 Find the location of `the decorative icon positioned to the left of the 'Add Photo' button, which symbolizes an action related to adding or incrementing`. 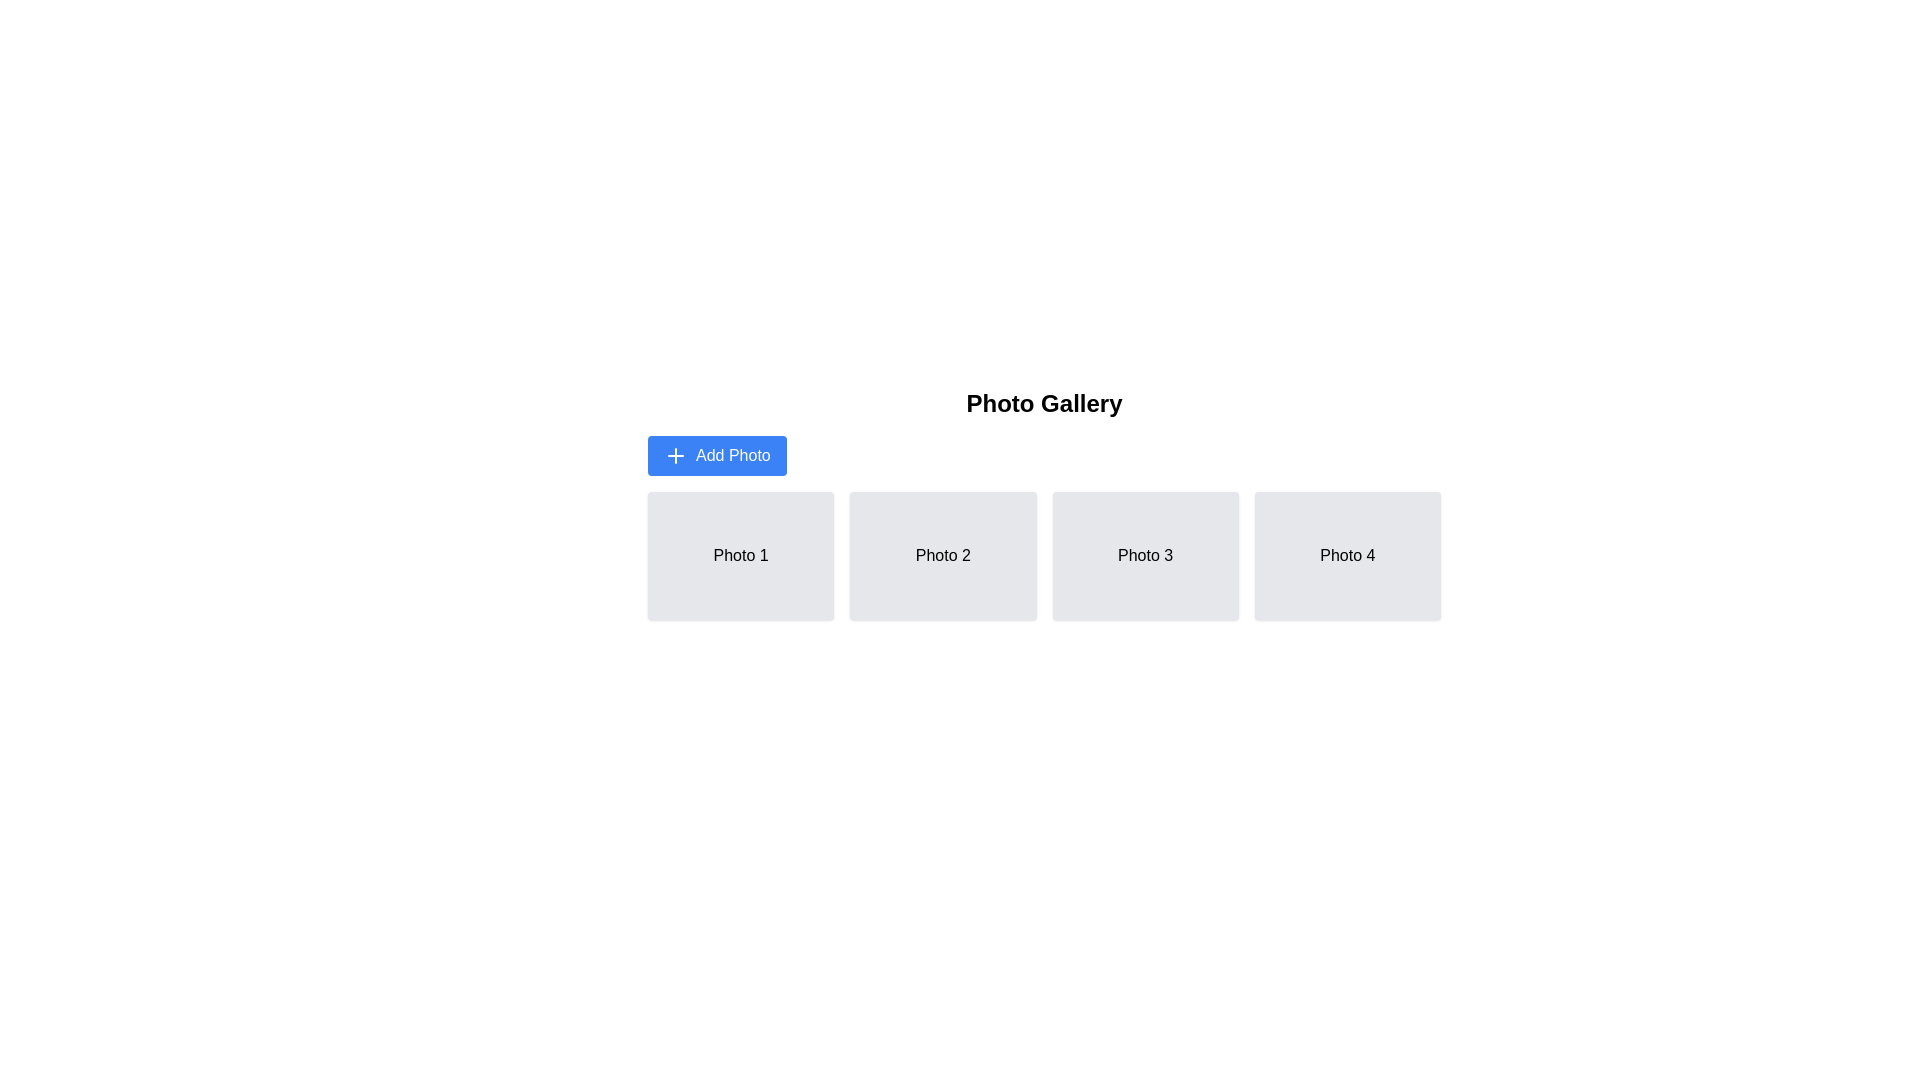

the decorative icon positioned to the left of the 'Add Photo' button, which symbolizes an action related to adding or incrementing is located at coordinates (676, 455).